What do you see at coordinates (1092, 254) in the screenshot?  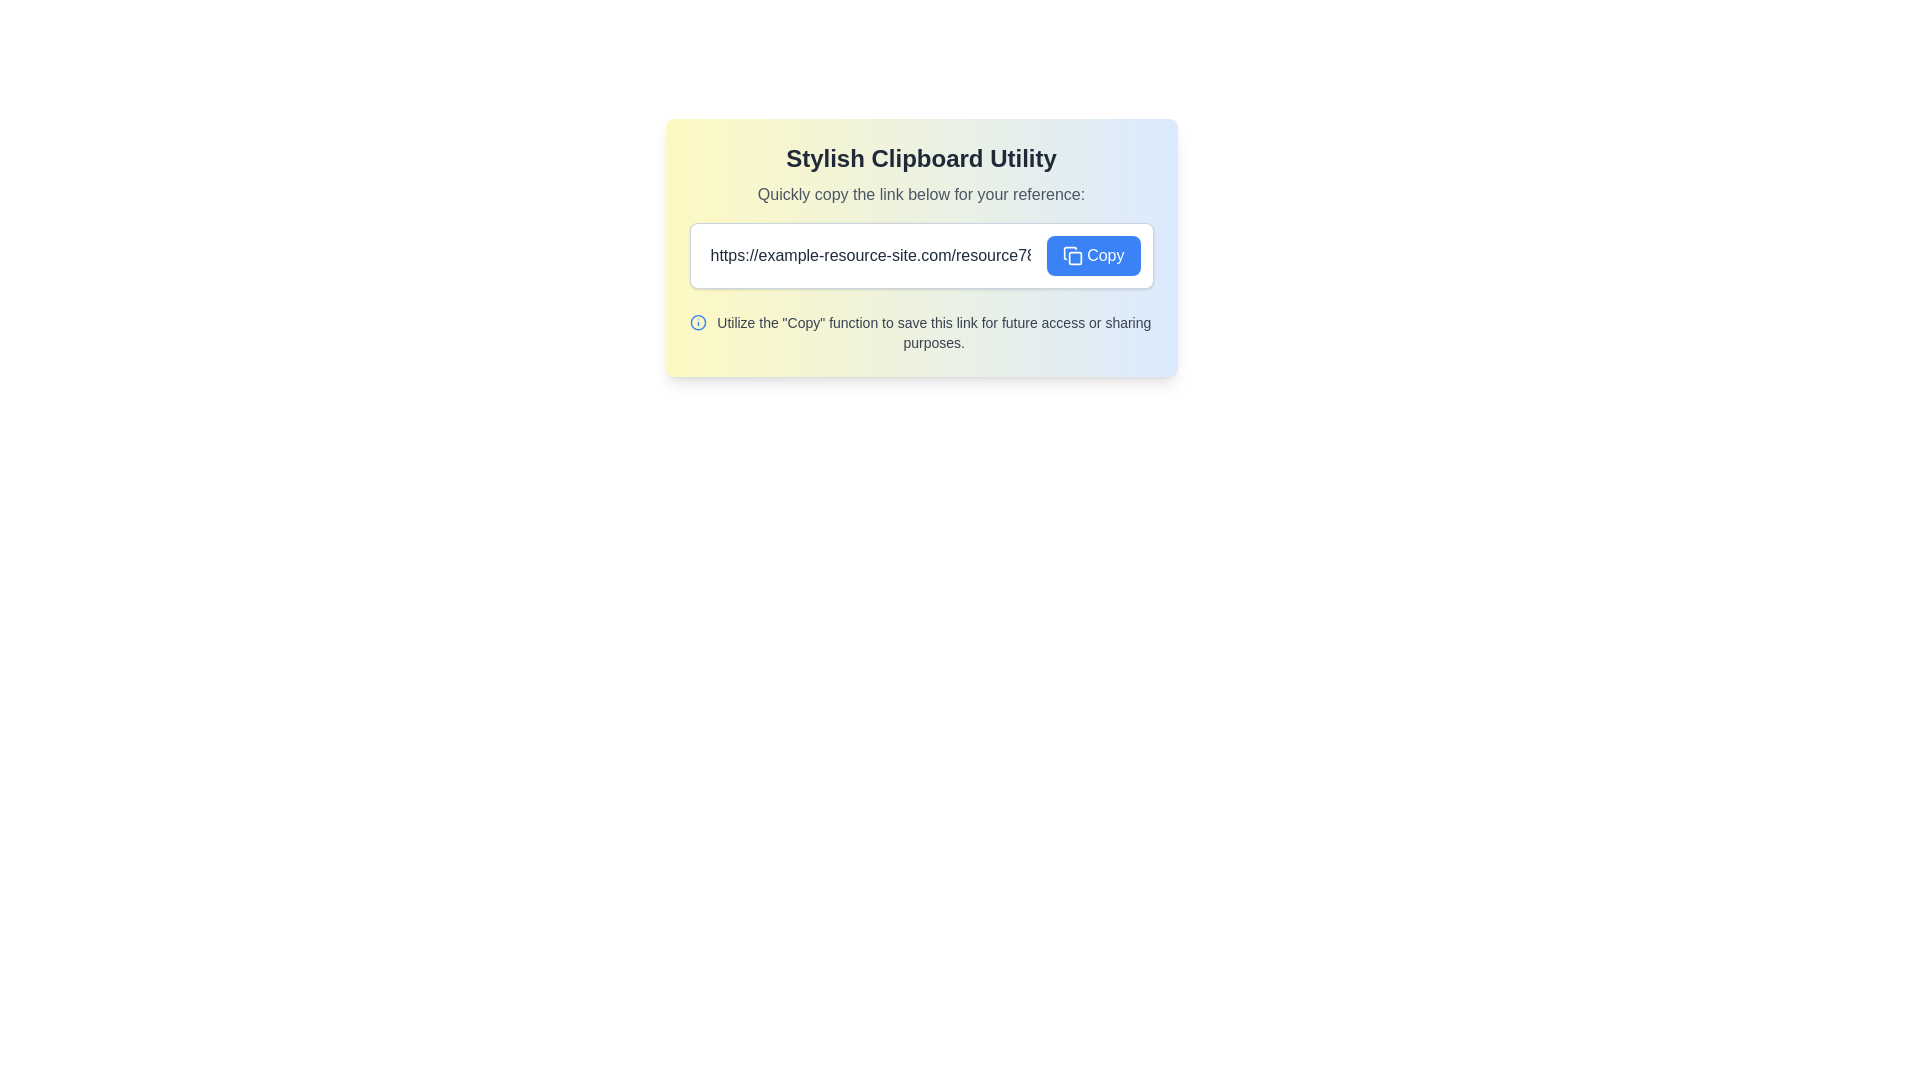 I see `the 'Copy' button` at bounding box center [1092, 254].